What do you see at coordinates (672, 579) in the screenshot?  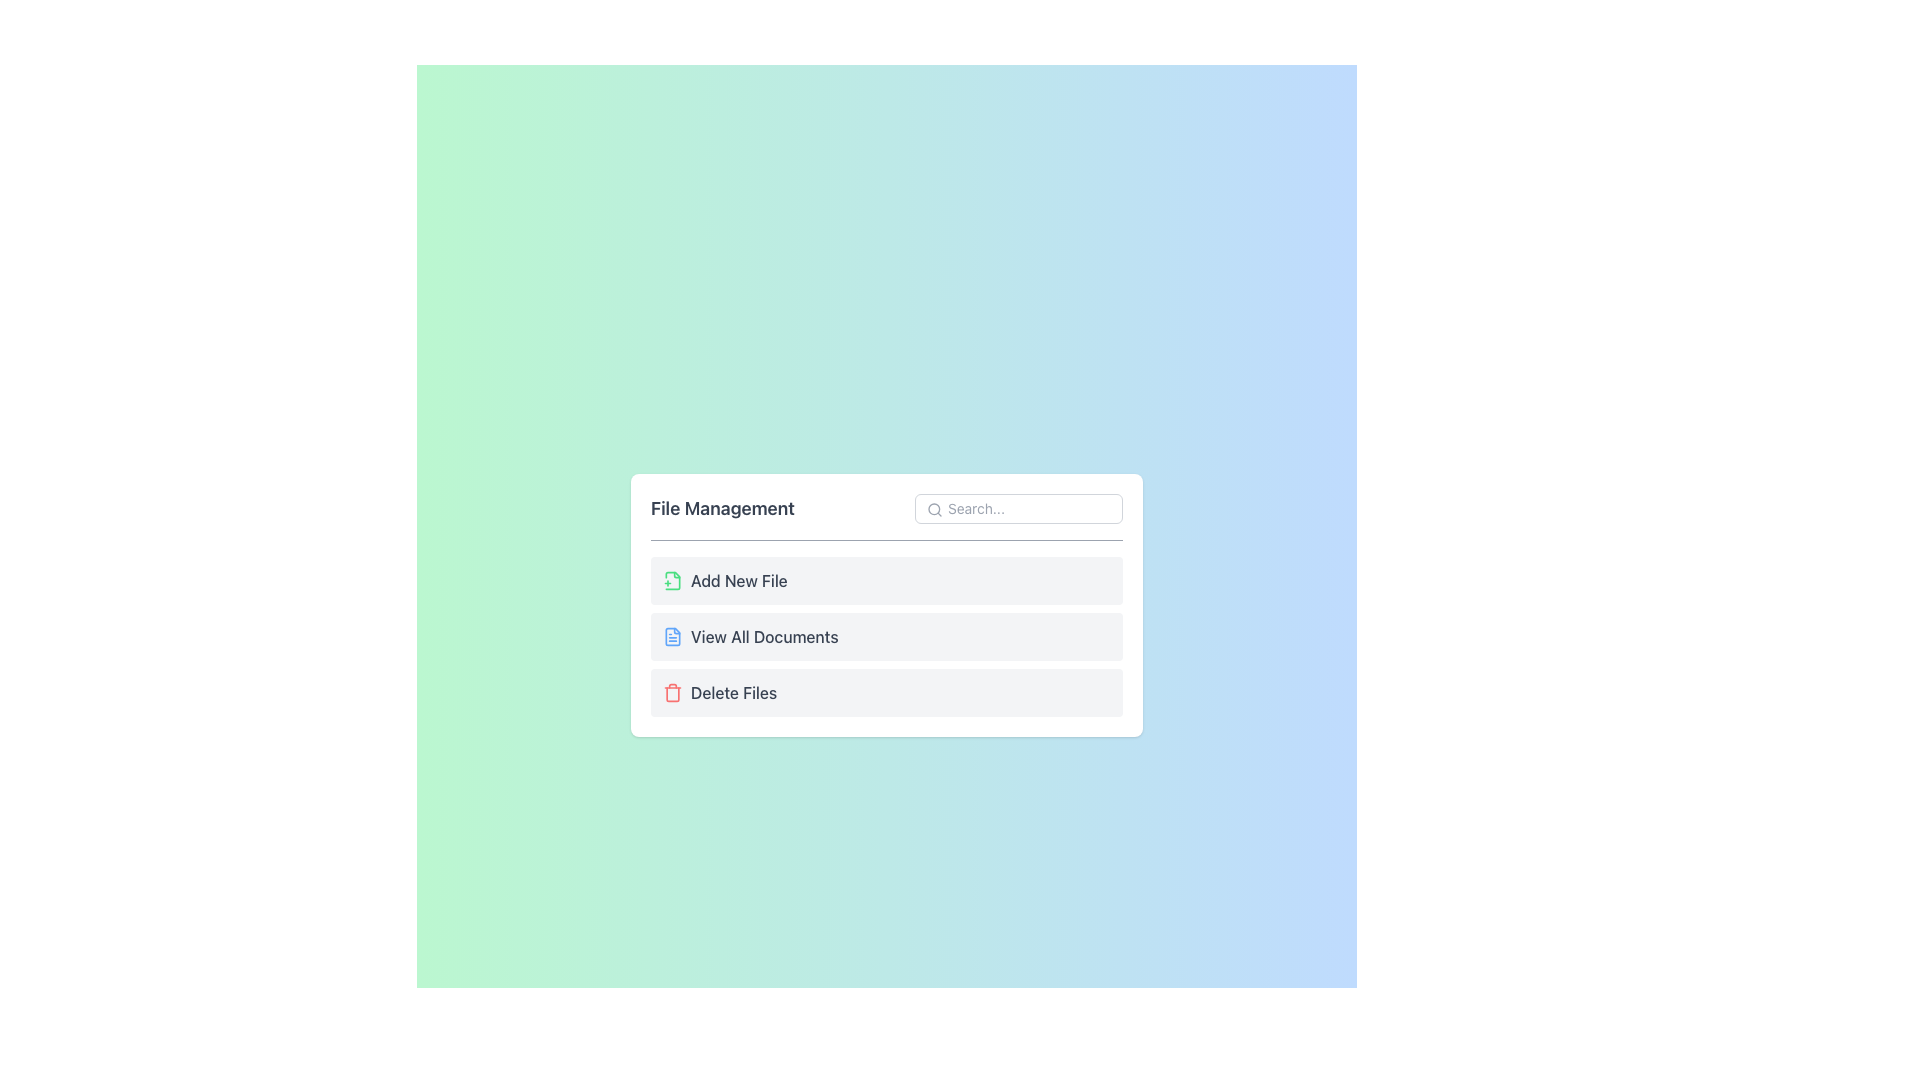 I see `the small green icon resembling a document with a '+' sign, located adjacent to the text 'Add New File'` at bounding box center [672, 579].